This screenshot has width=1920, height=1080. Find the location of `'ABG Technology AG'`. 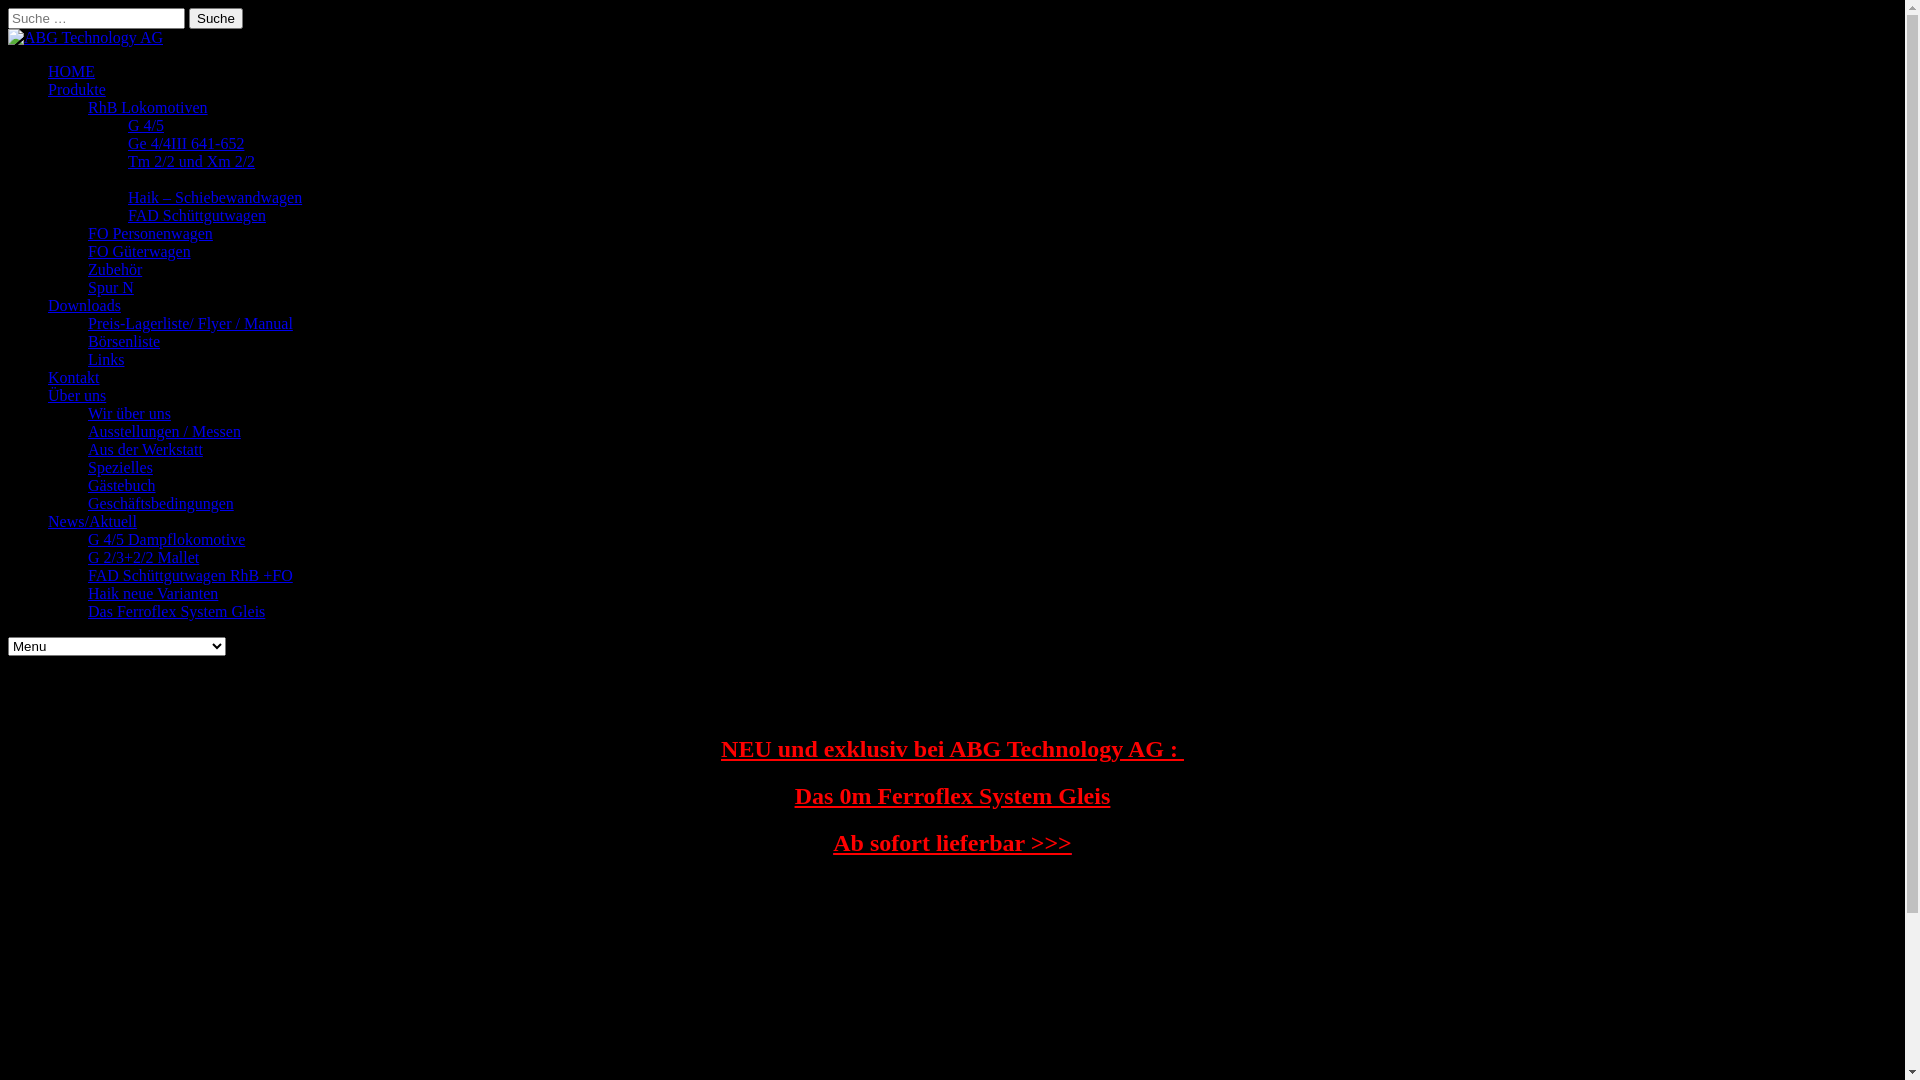

'ABG Technology AG' is located at coordinates (84, 37).